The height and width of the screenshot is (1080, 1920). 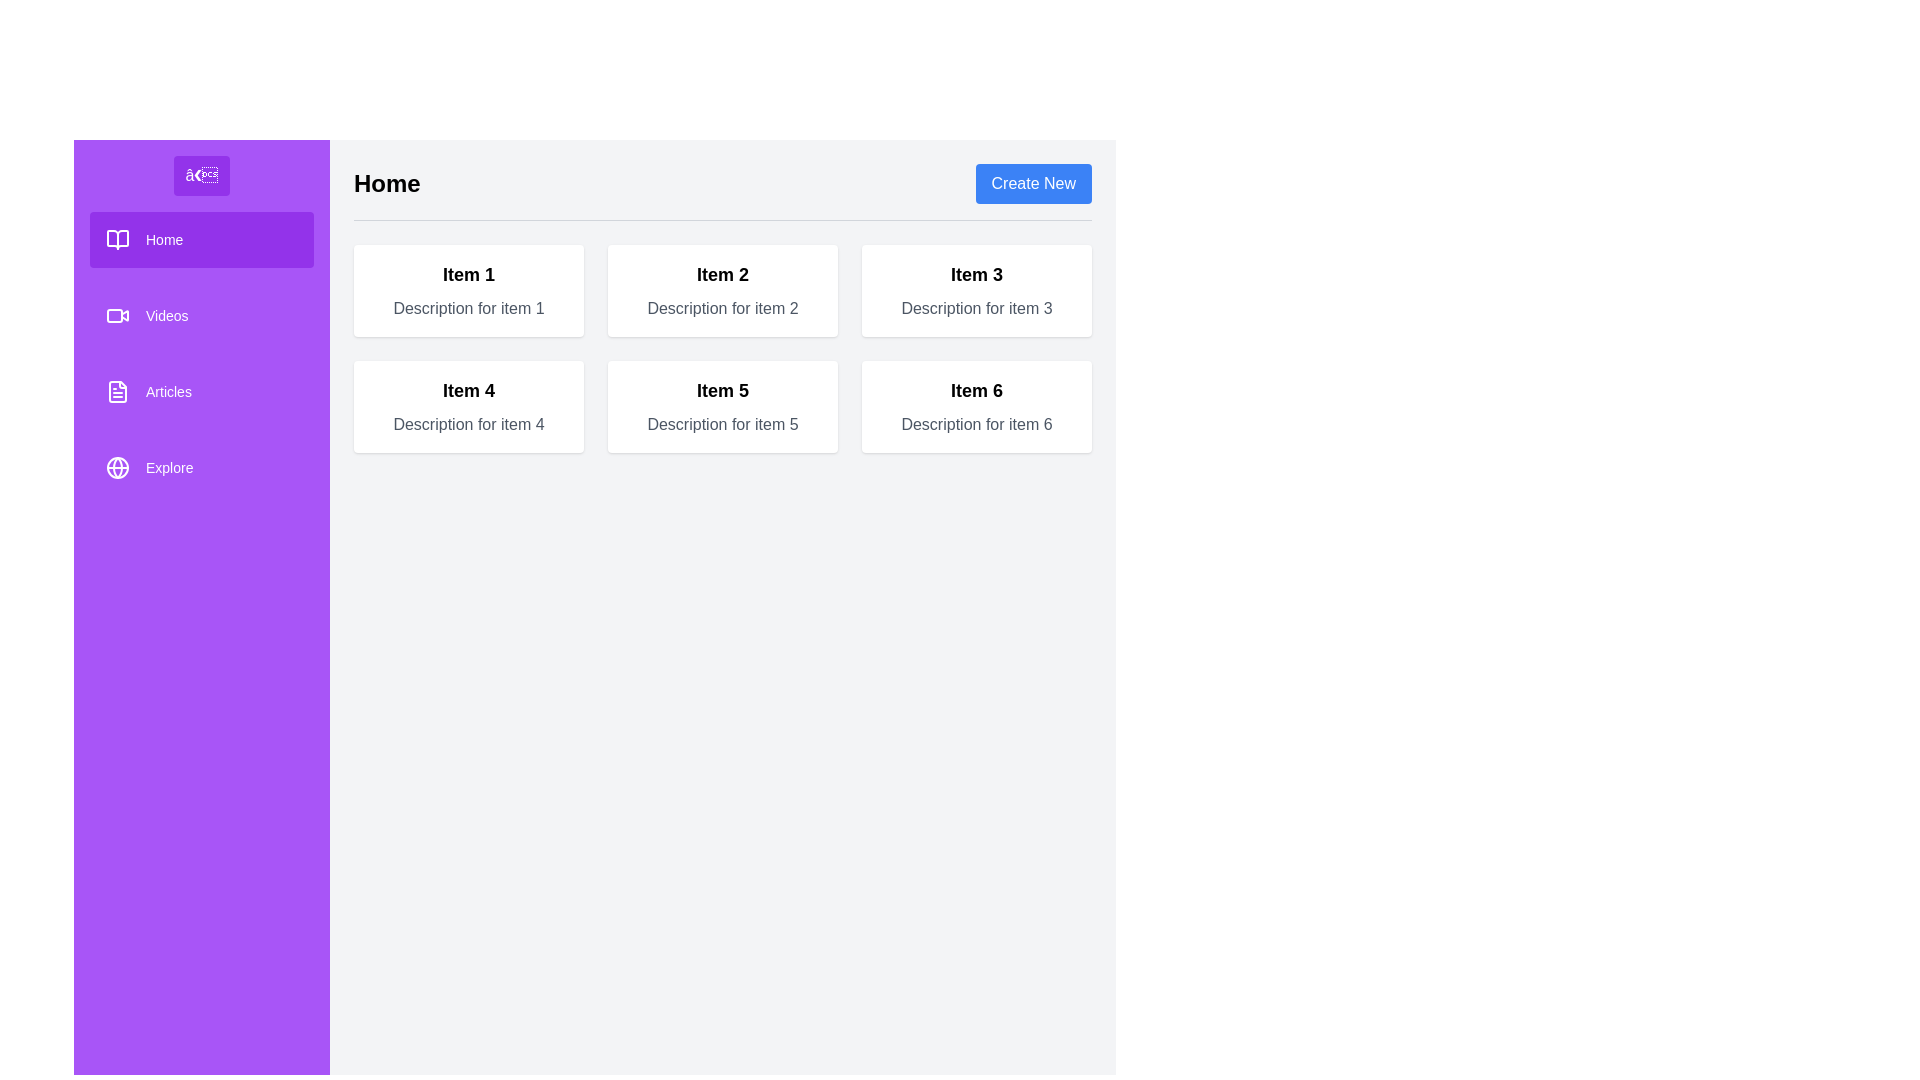 I want to click on the display card presenting information about 'Item 5' located in the middle row, second column of the grid layout, so click(x=722, y=406).